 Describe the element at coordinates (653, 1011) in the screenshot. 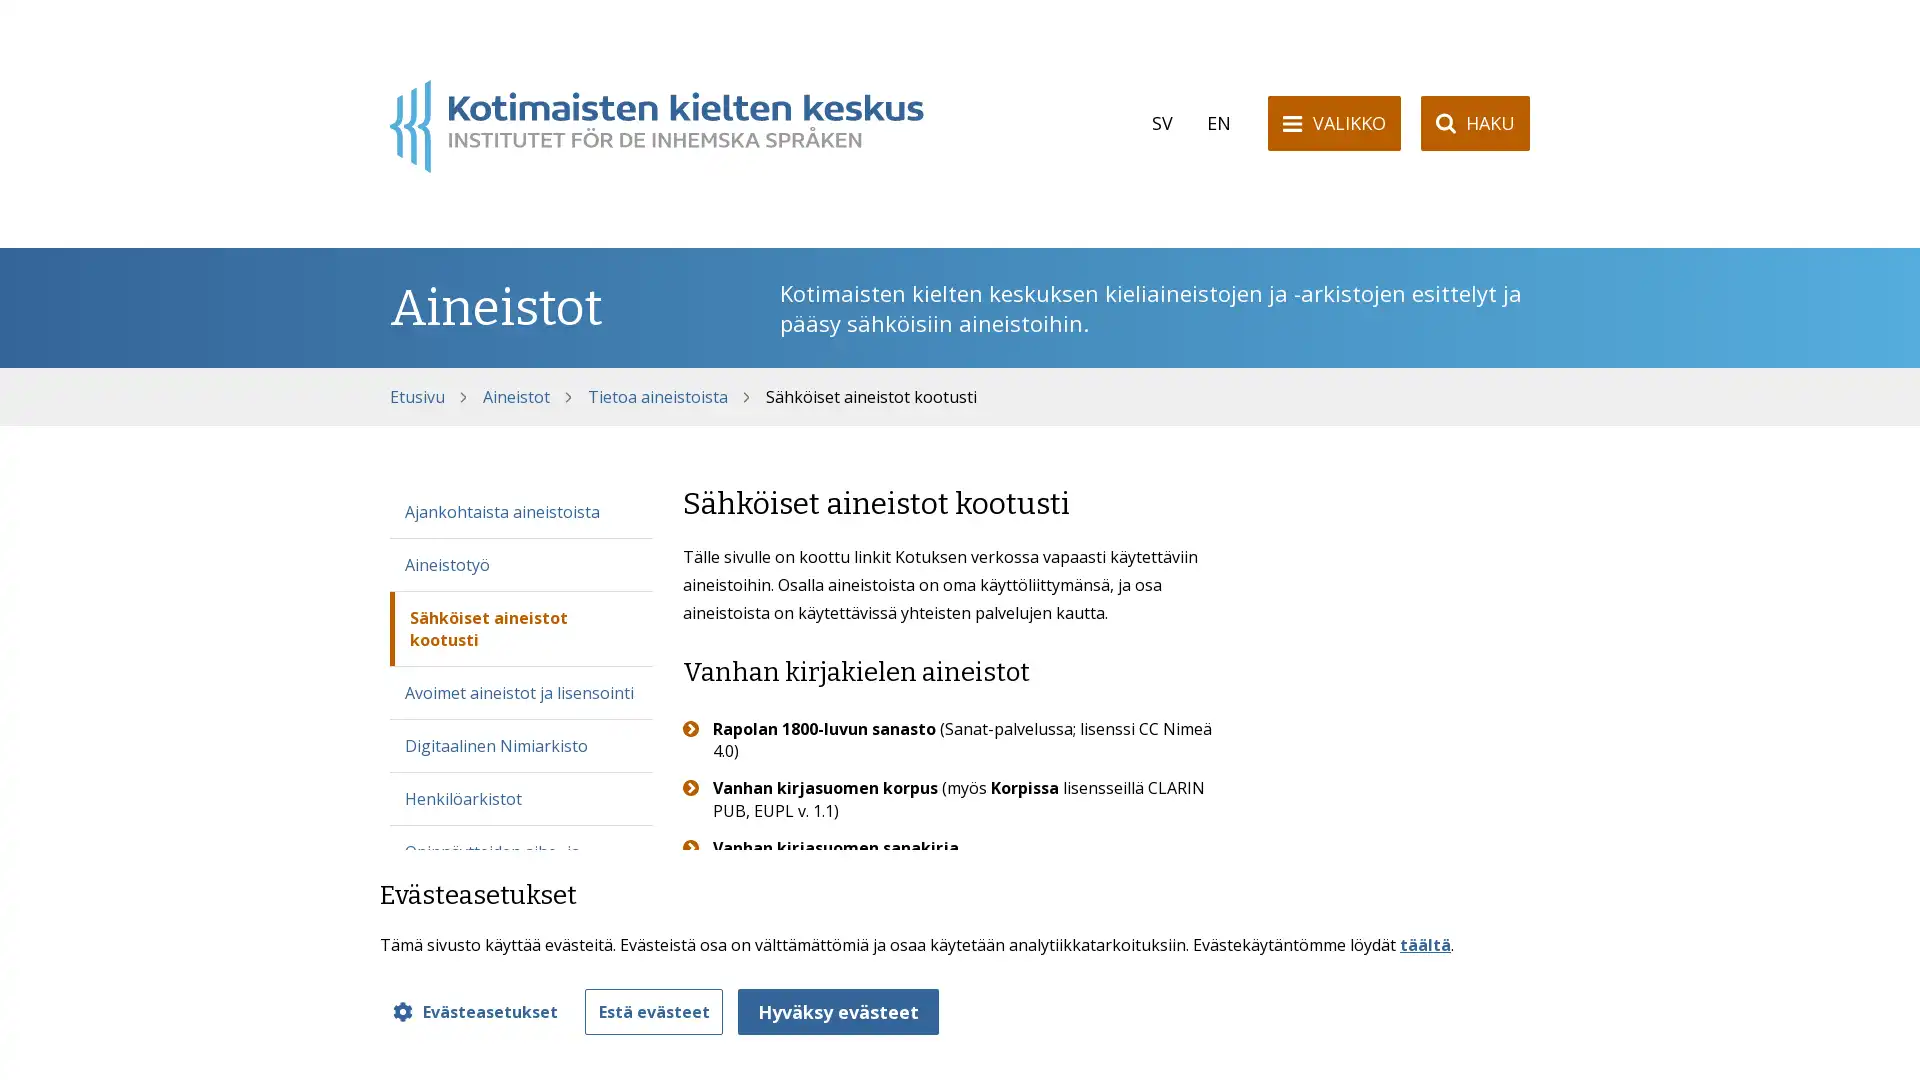

I see `Esta evasteet` at that location.